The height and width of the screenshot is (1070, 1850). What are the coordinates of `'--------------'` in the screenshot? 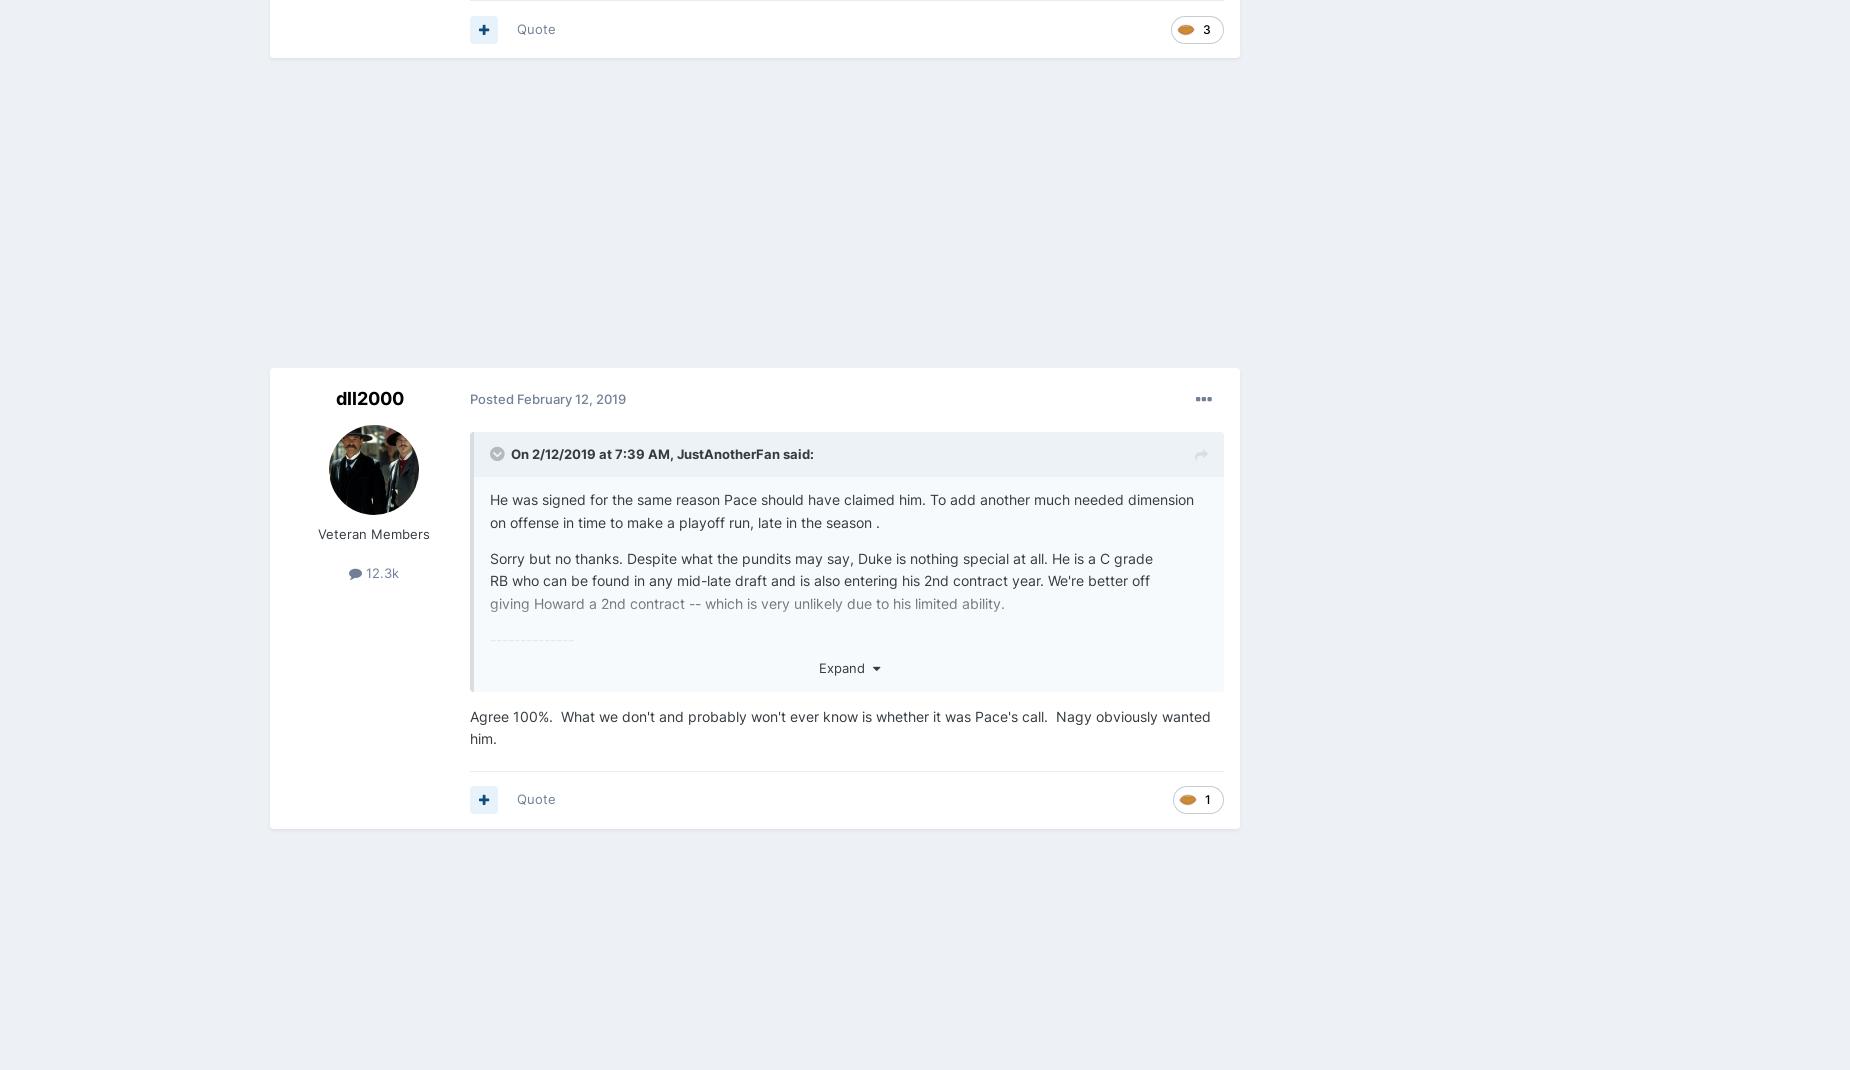 It's located at (490, 639).